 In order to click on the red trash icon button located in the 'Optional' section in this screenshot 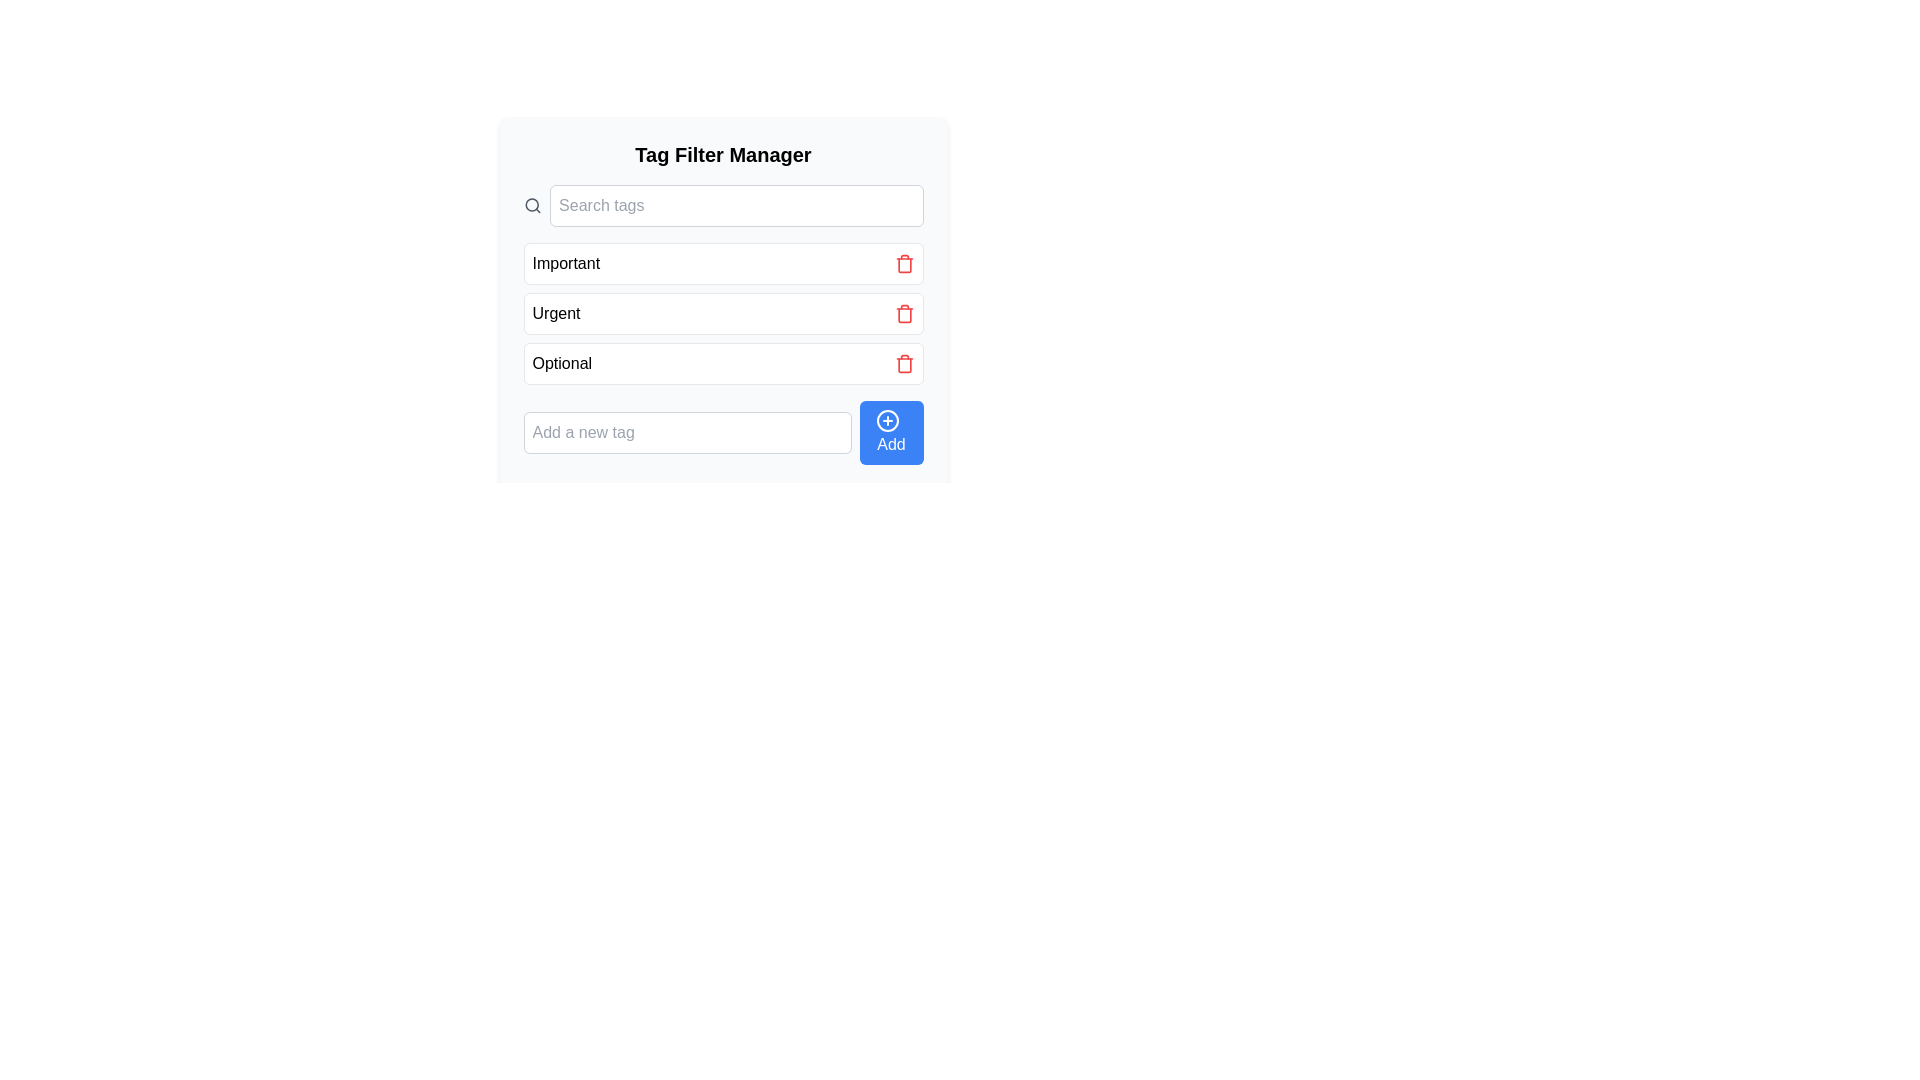, I will do `click(903, 363)`.